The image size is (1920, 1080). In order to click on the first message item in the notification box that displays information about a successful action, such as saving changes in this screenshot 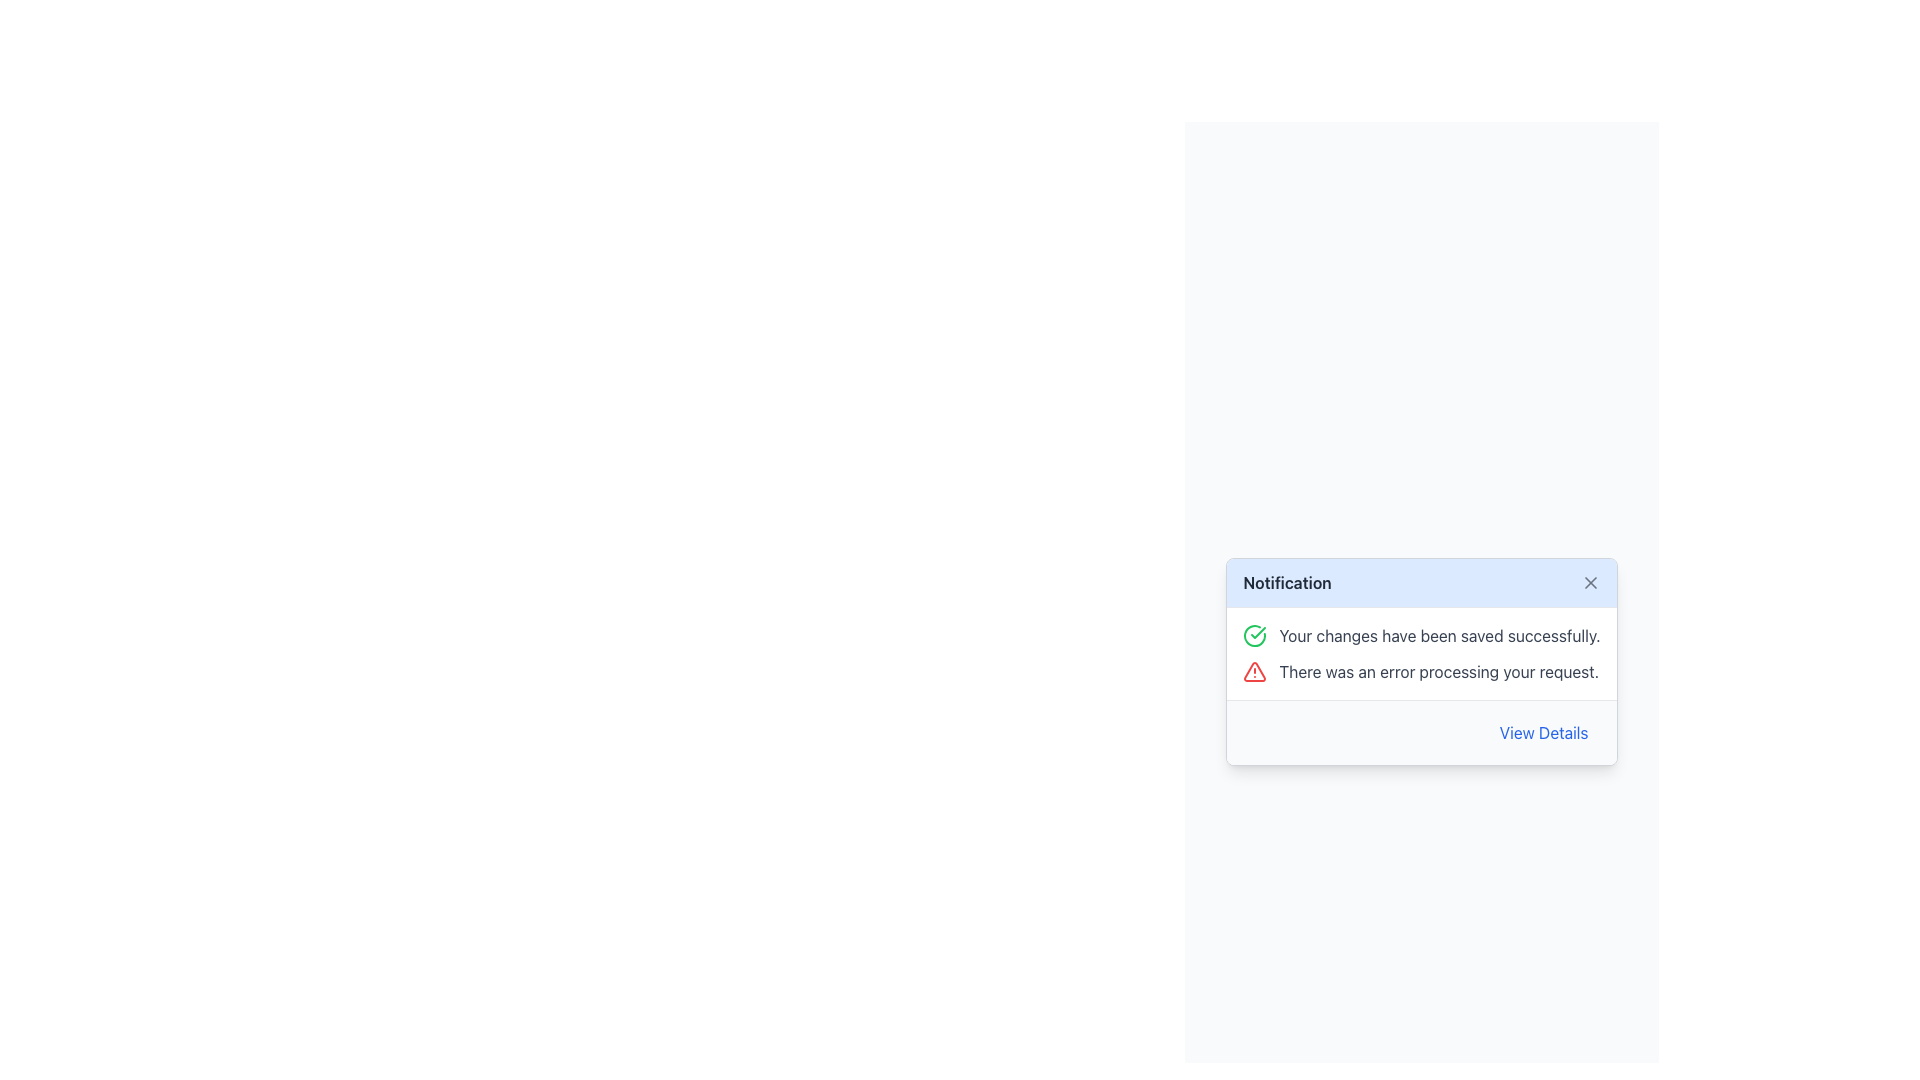, I will do `click(1440, 636)`.